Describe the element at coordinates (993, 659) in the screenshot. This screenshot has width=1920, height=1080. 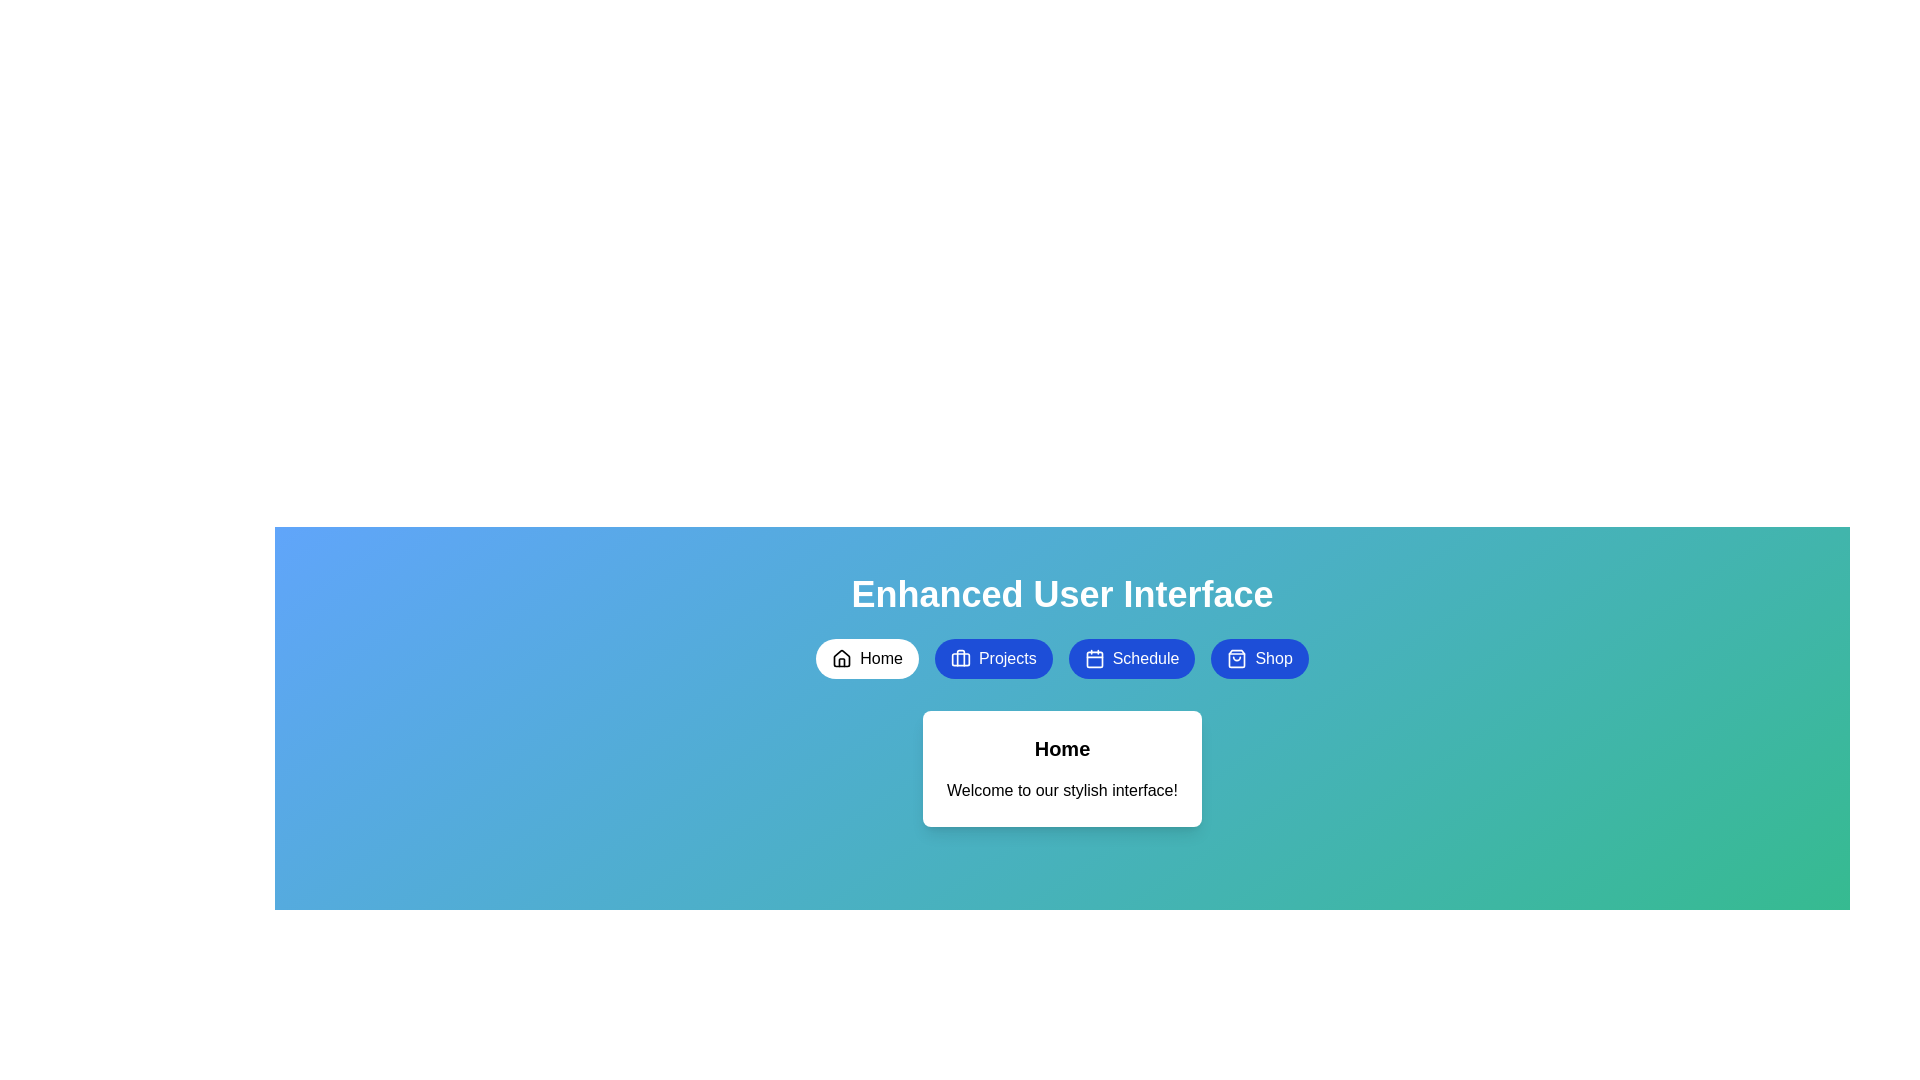
I see `the Projects button to switch to the corresponding tab` at that location.